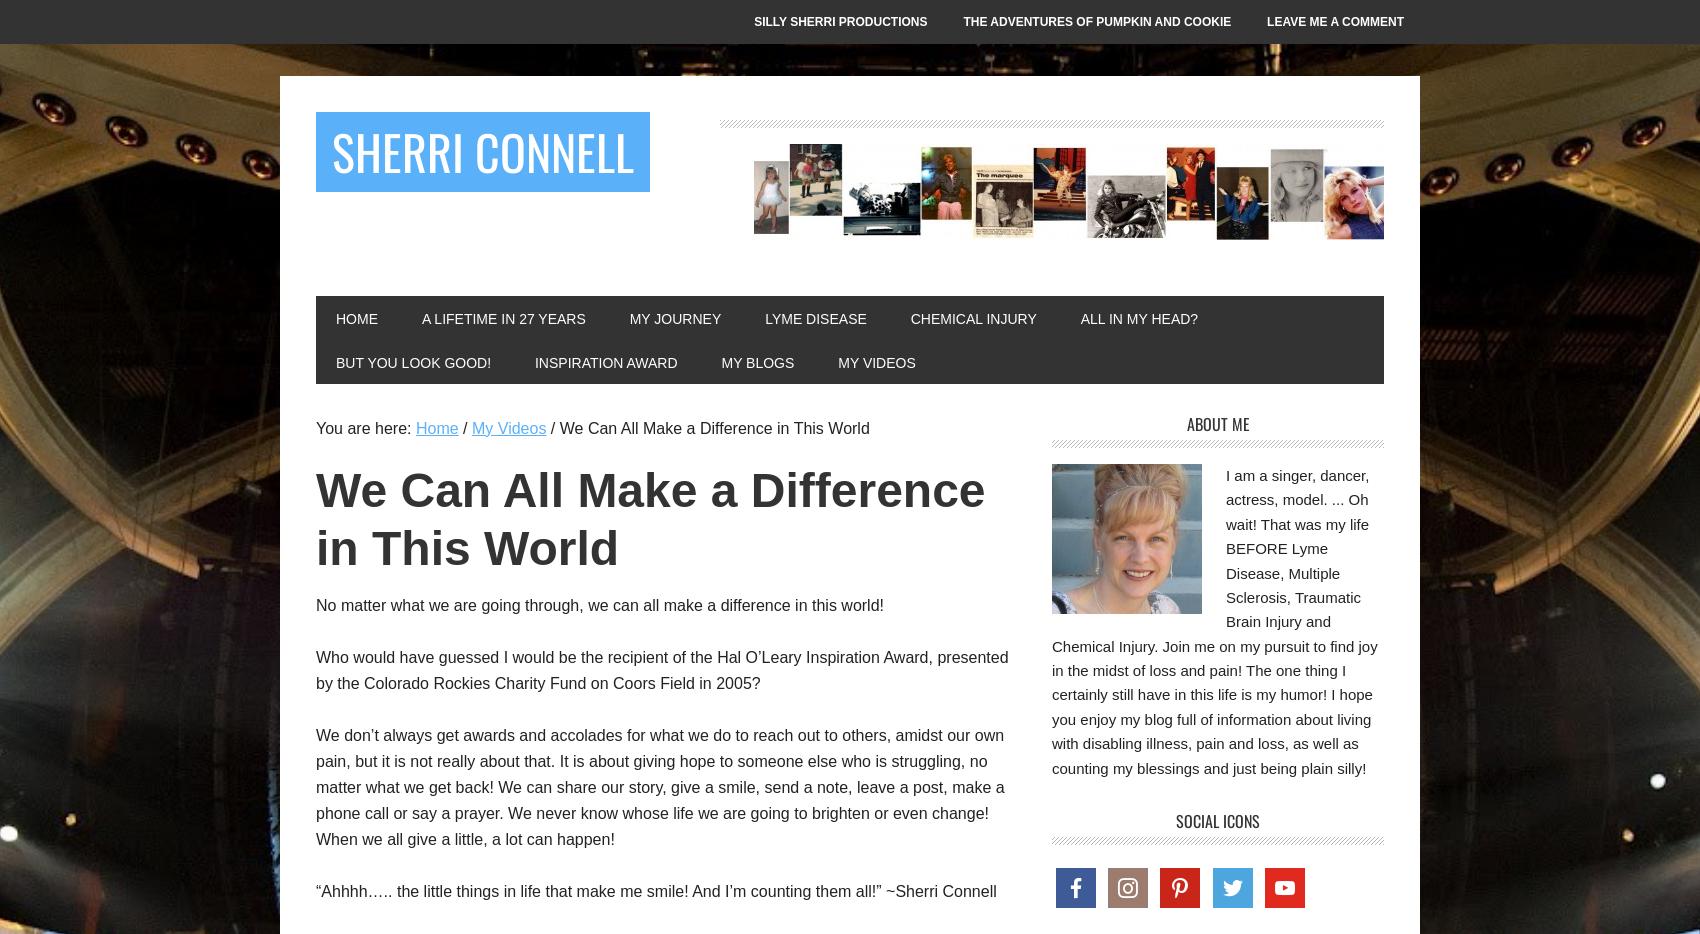 Image resolution: width=1700 pixels, height=934 pixels. Describe the element at coordinates (876, 363) in the screenshot. I see `'My Videos'` at that location.